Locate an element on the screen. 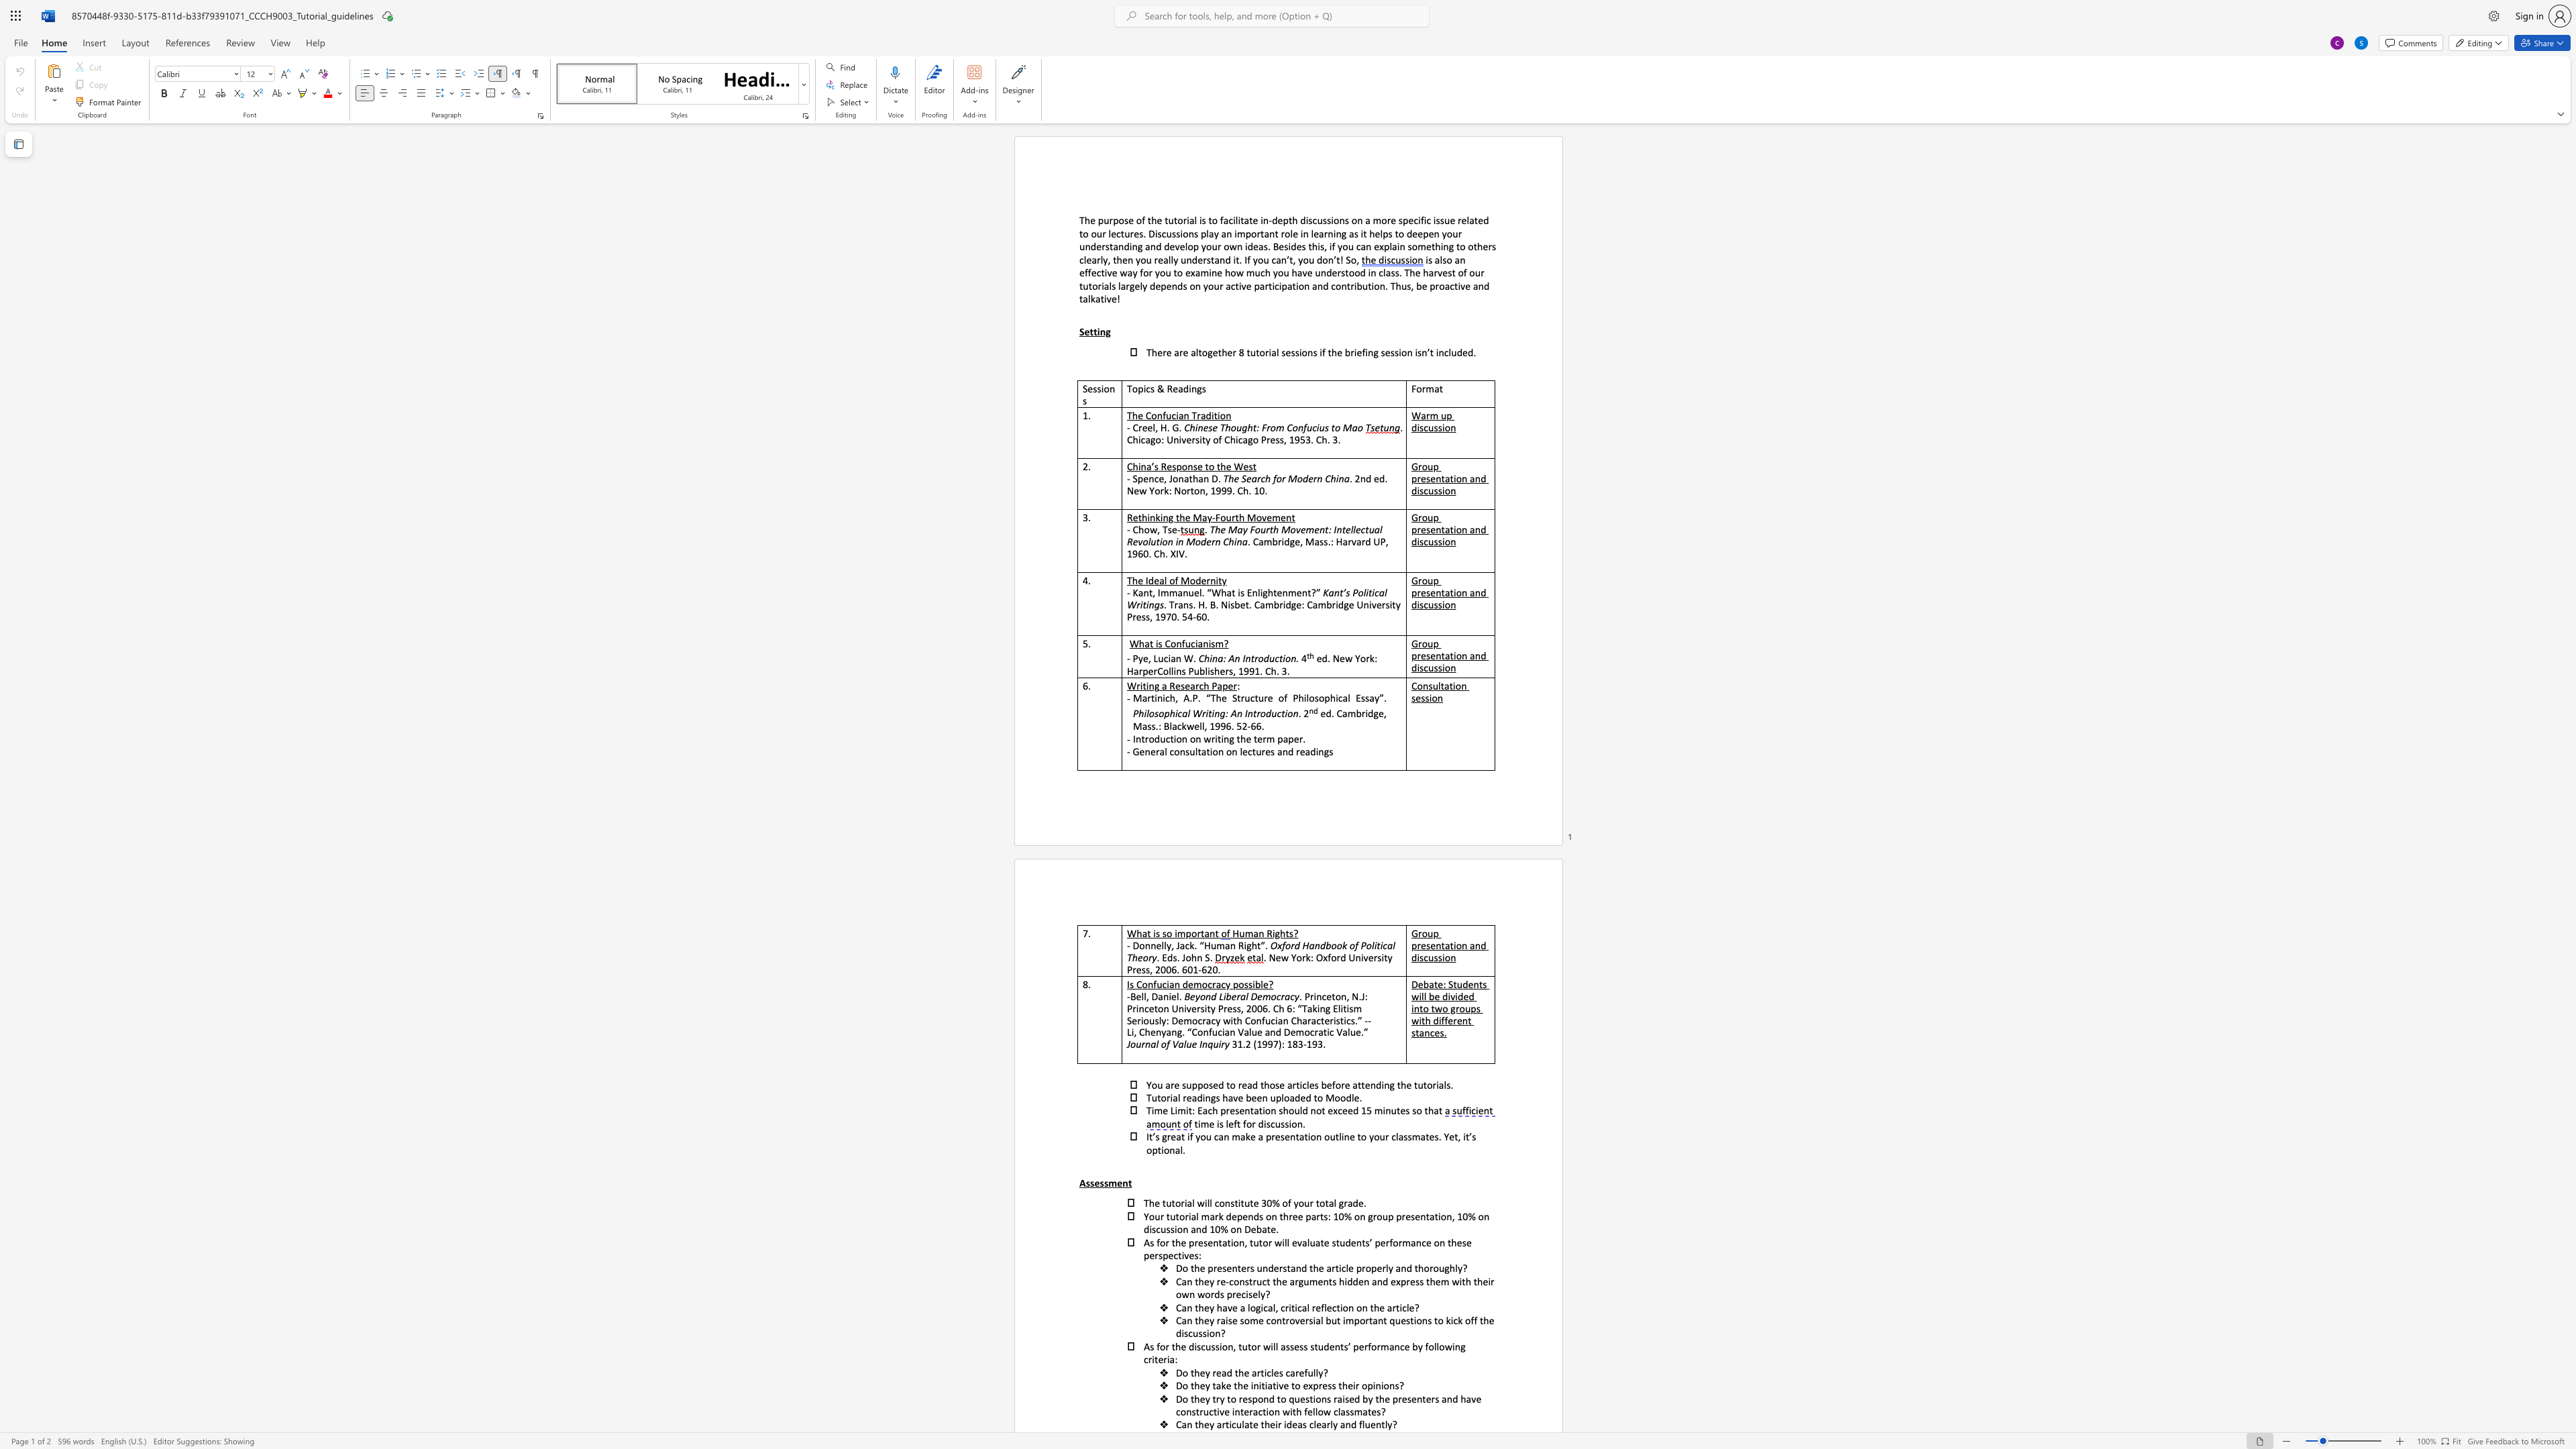 The image size is (2576, 1449). the subset text "tation and" within the text "Group presentation and discussion" is located at coordinates (1440, 529).